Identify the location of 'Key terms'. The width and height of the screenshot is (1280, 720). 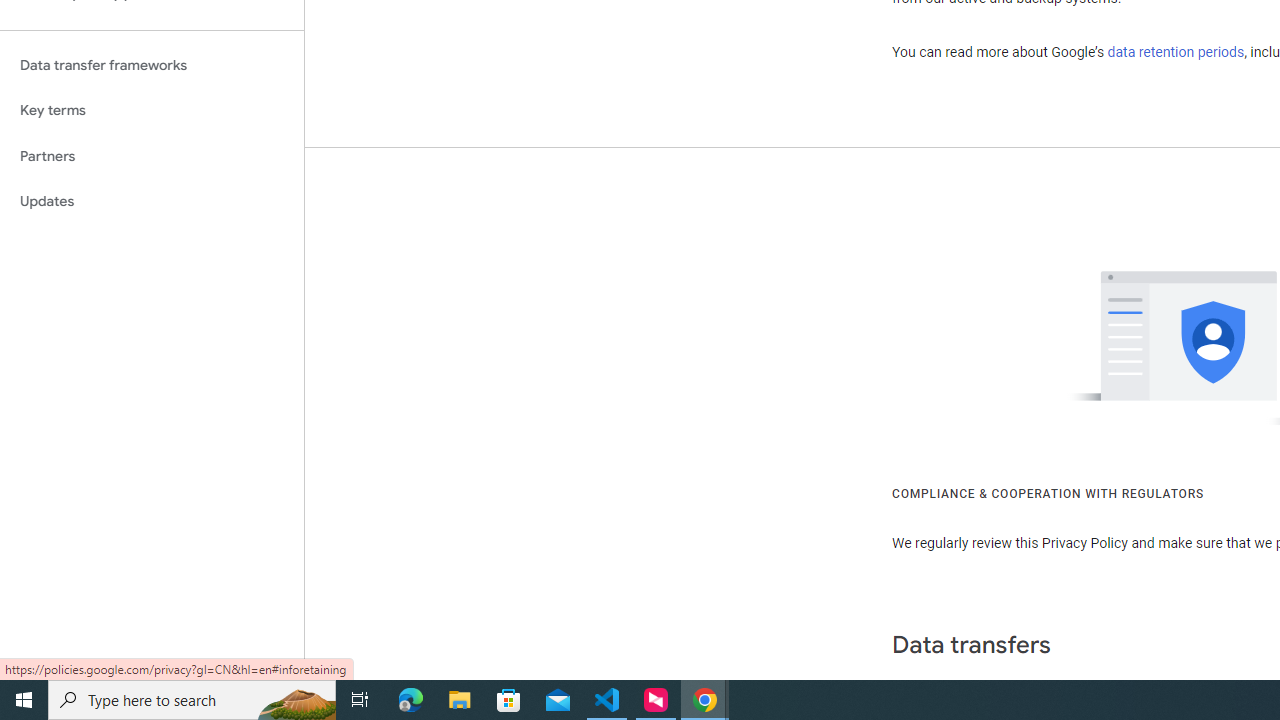
(151, 110).